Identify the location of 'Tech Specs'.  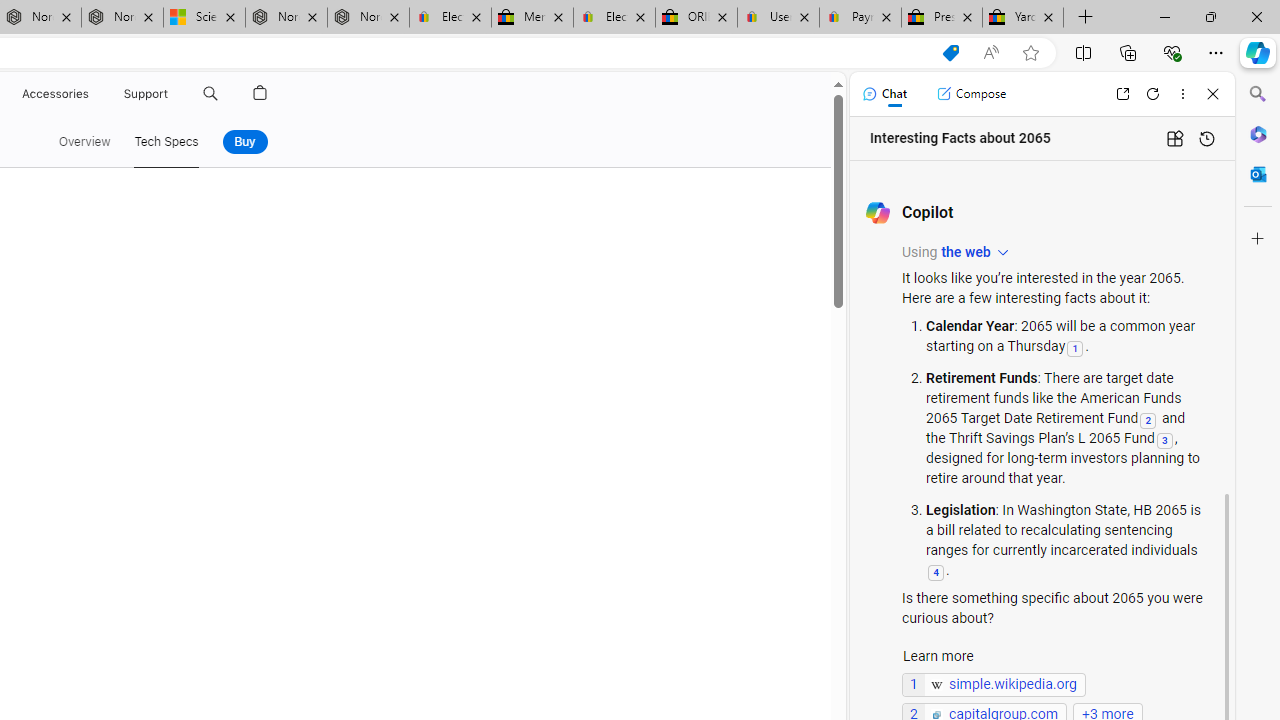
(166, 140).